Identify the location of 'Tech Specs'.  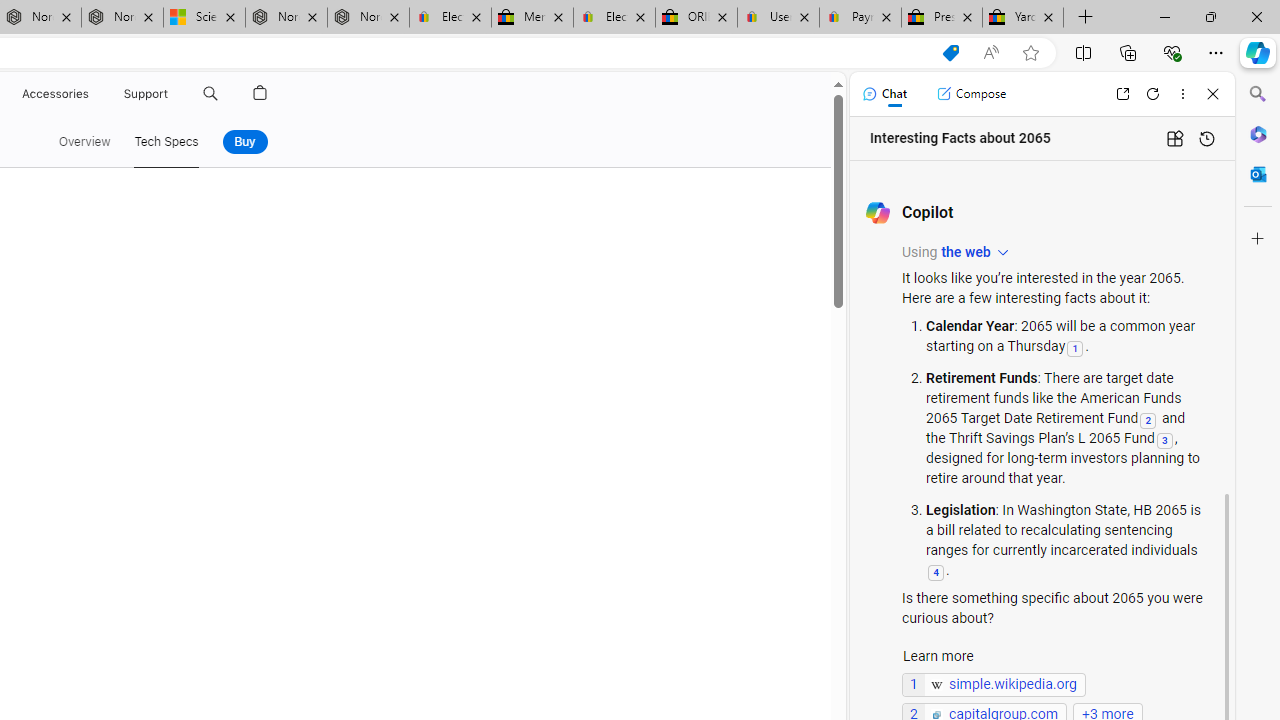
(166, 140).